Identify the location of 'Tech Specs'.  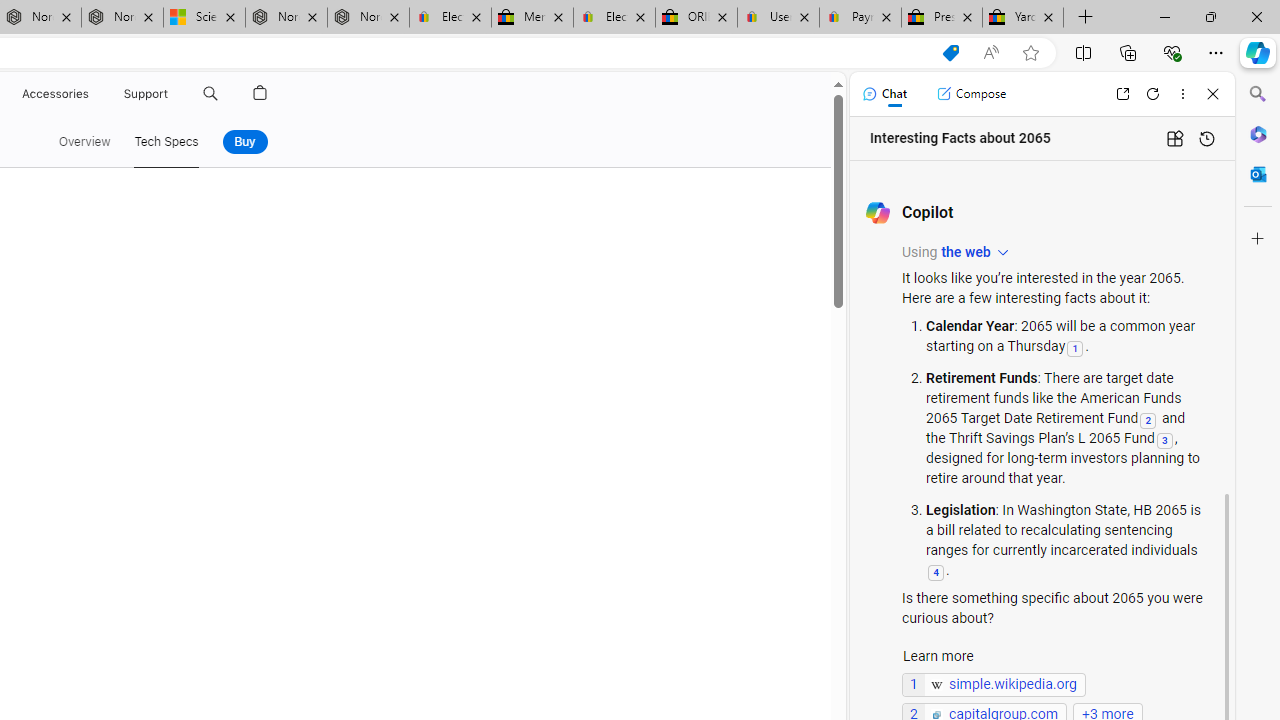
(166, 140).